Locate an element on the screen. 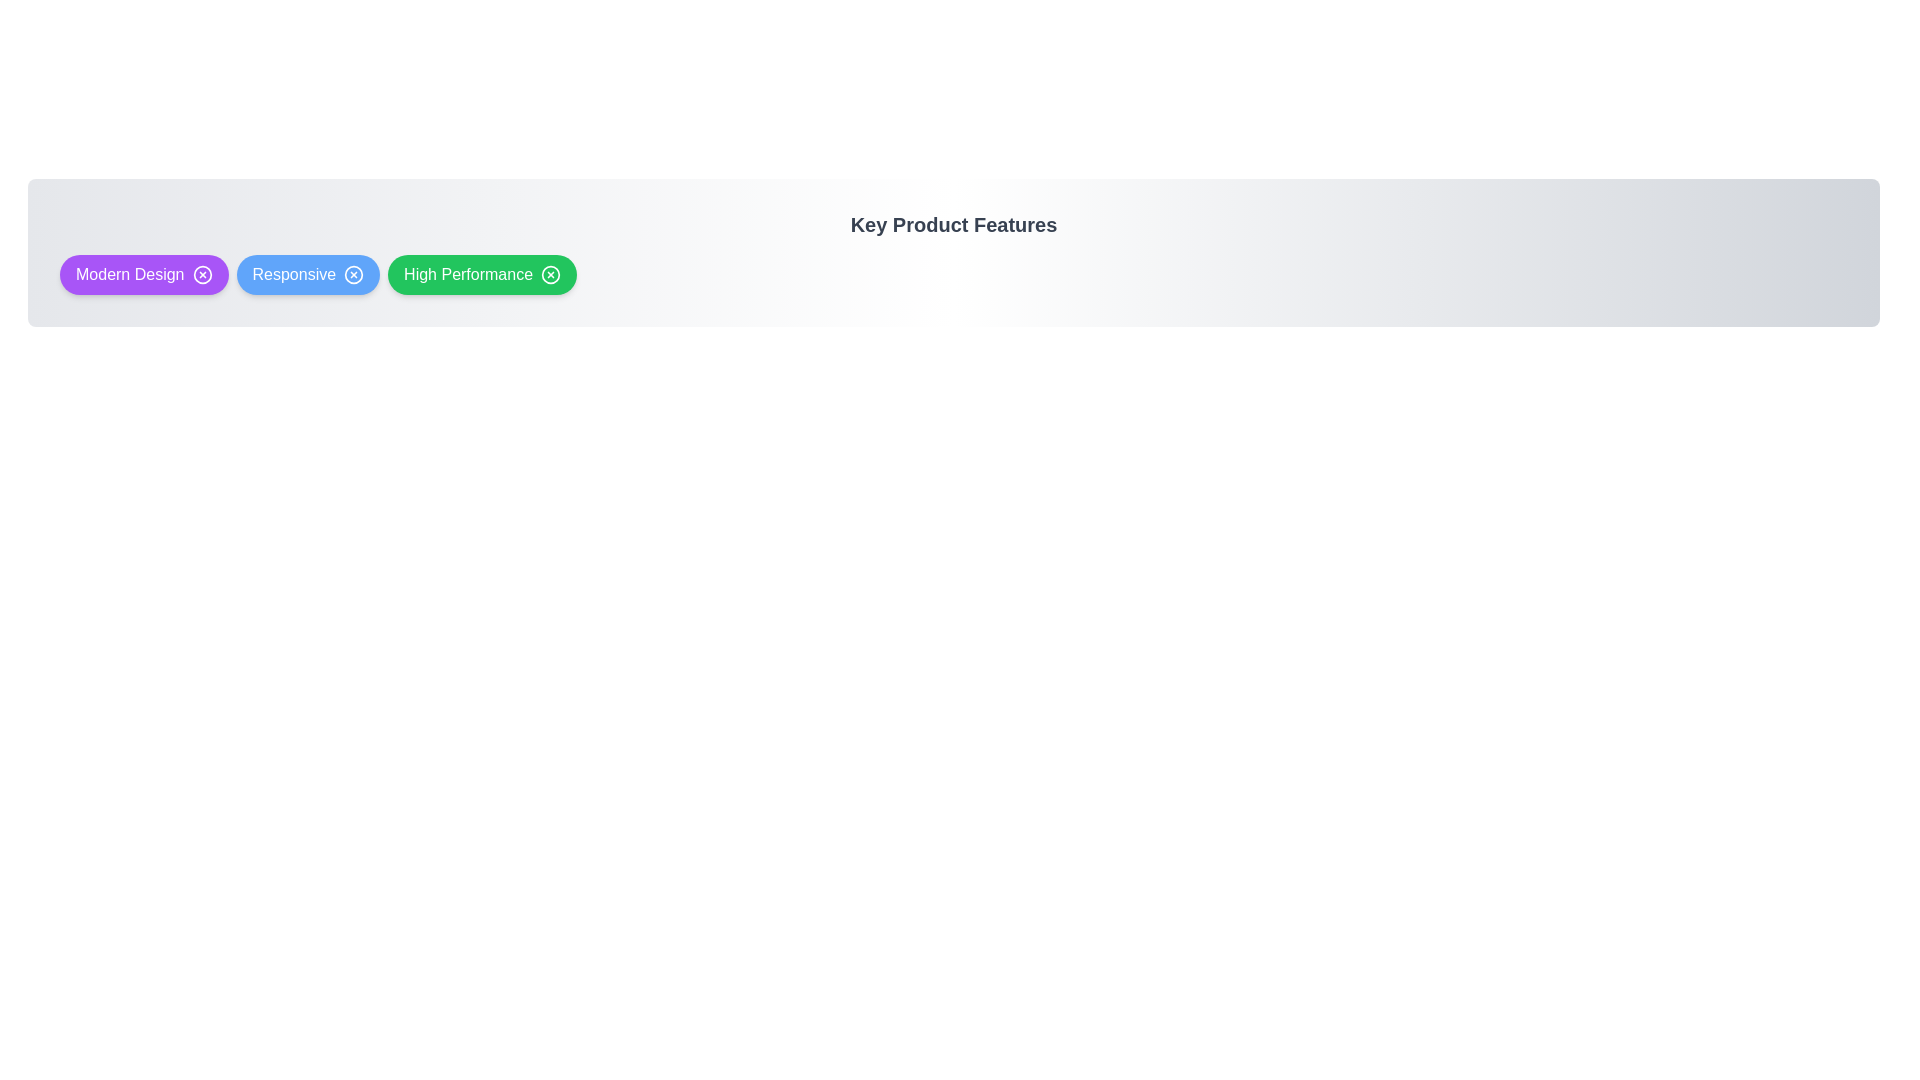 This screenshot has height=1080, width=1920. the label of the feature Responsive is located at coordinates (293, 274).